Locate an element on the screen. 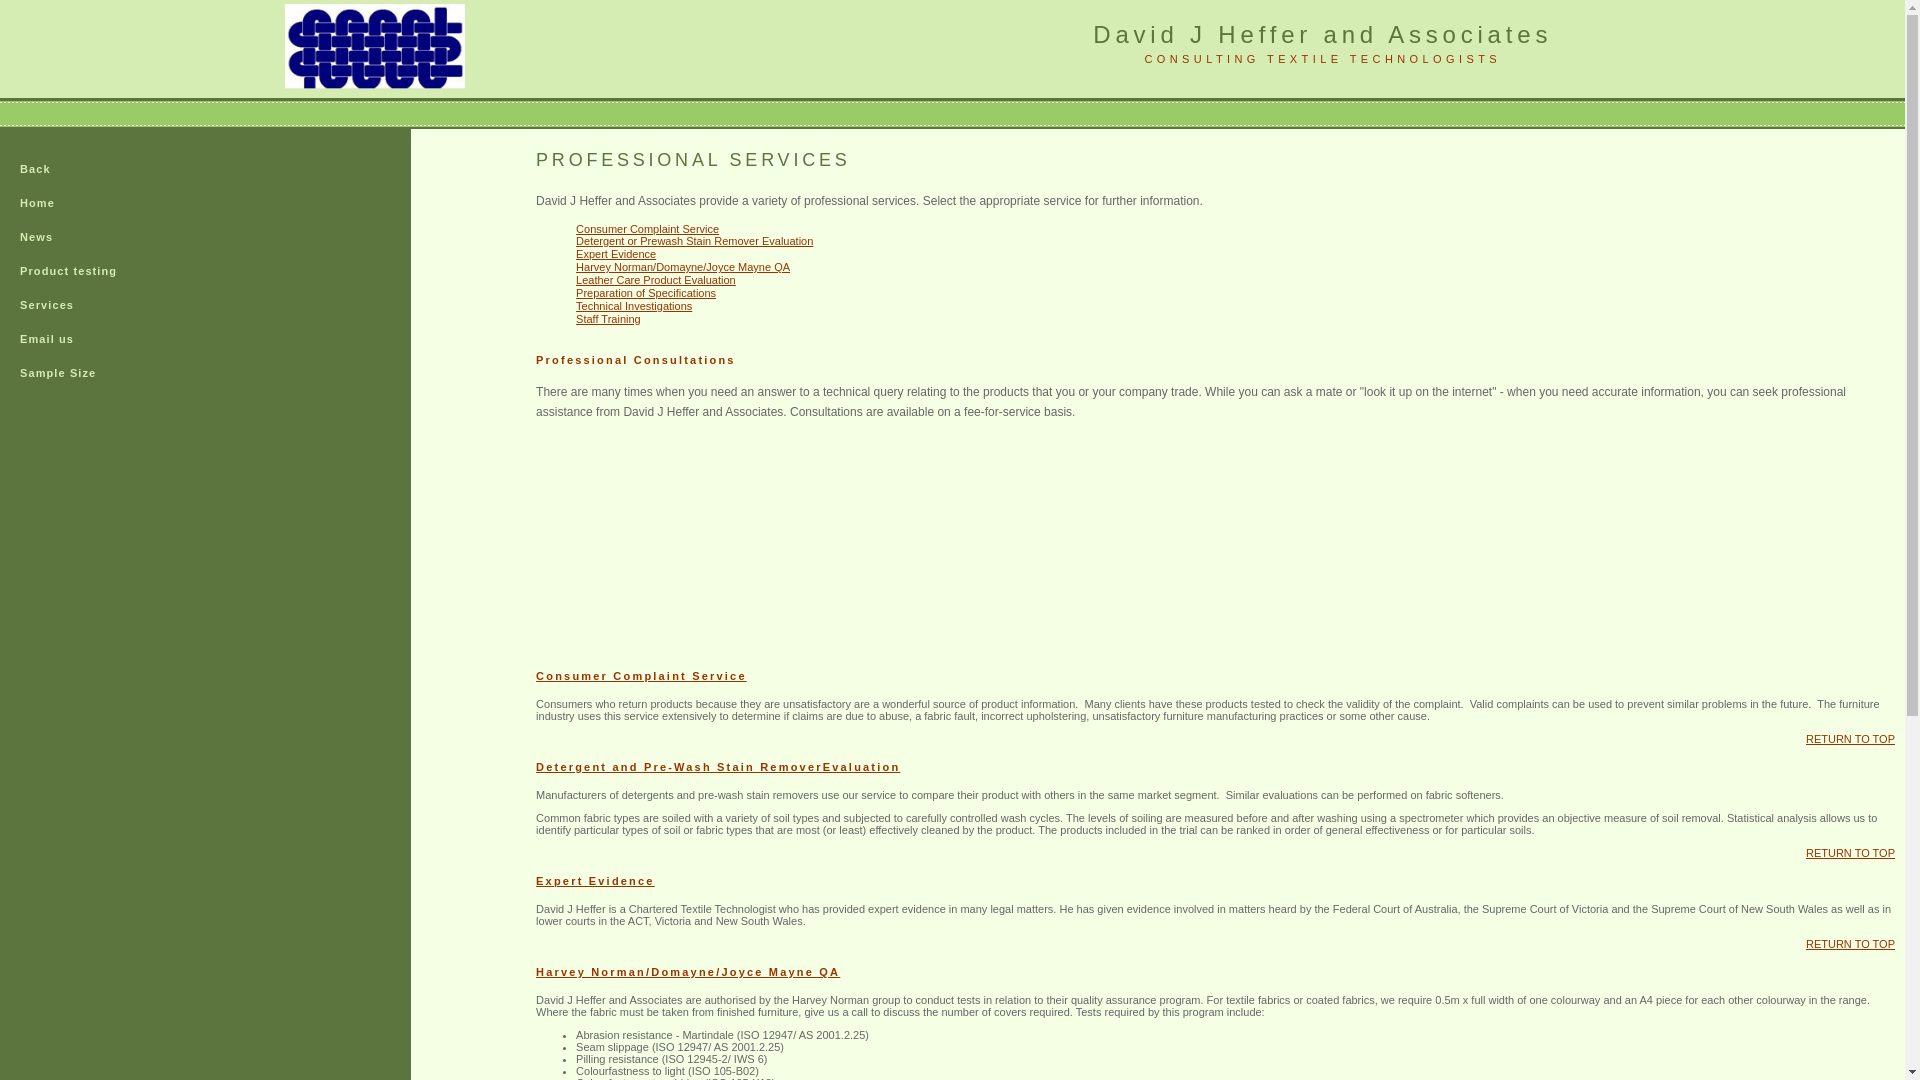 The width and height of the screenshot is (1920, 1080). 'Technical Investigations' is located at coordinates (575, 305).